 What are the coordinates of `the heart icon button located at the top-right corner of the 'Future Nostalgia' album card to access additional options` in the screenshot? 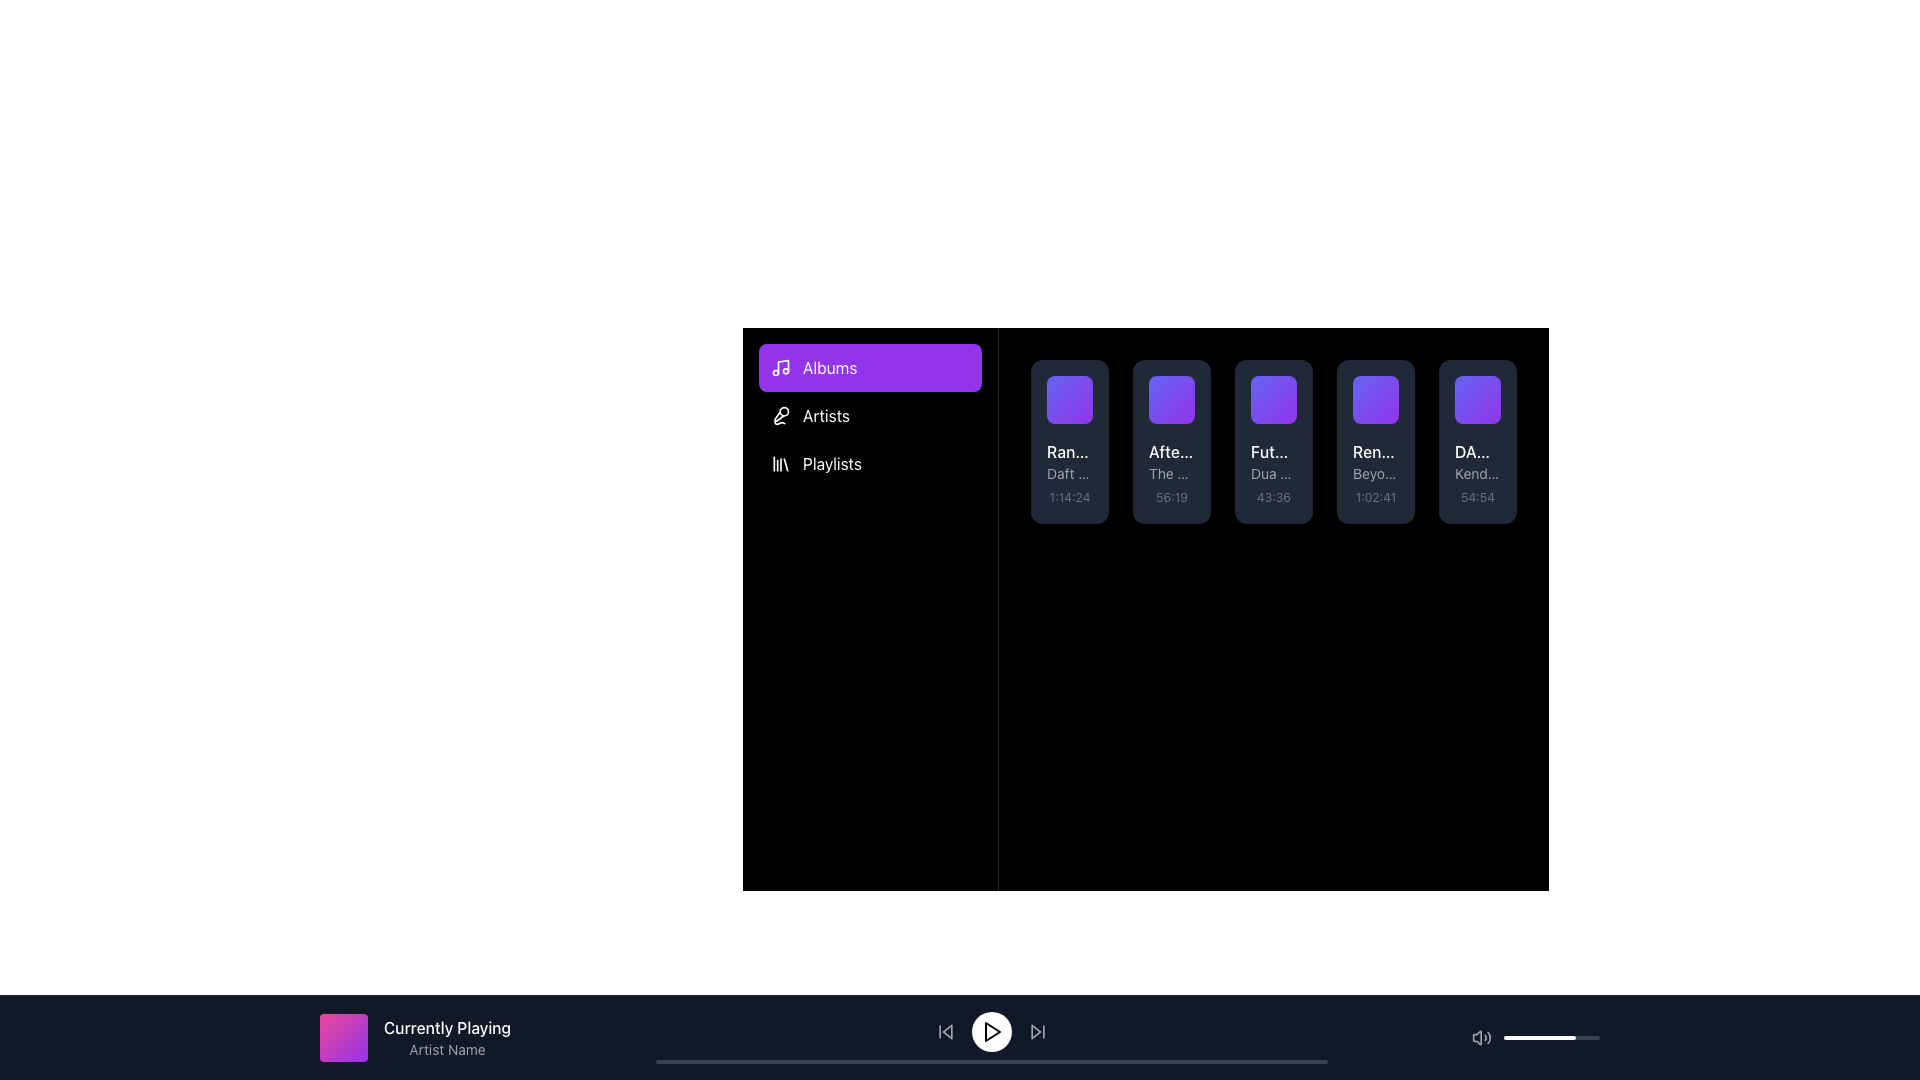 It's located at (1285, 388).